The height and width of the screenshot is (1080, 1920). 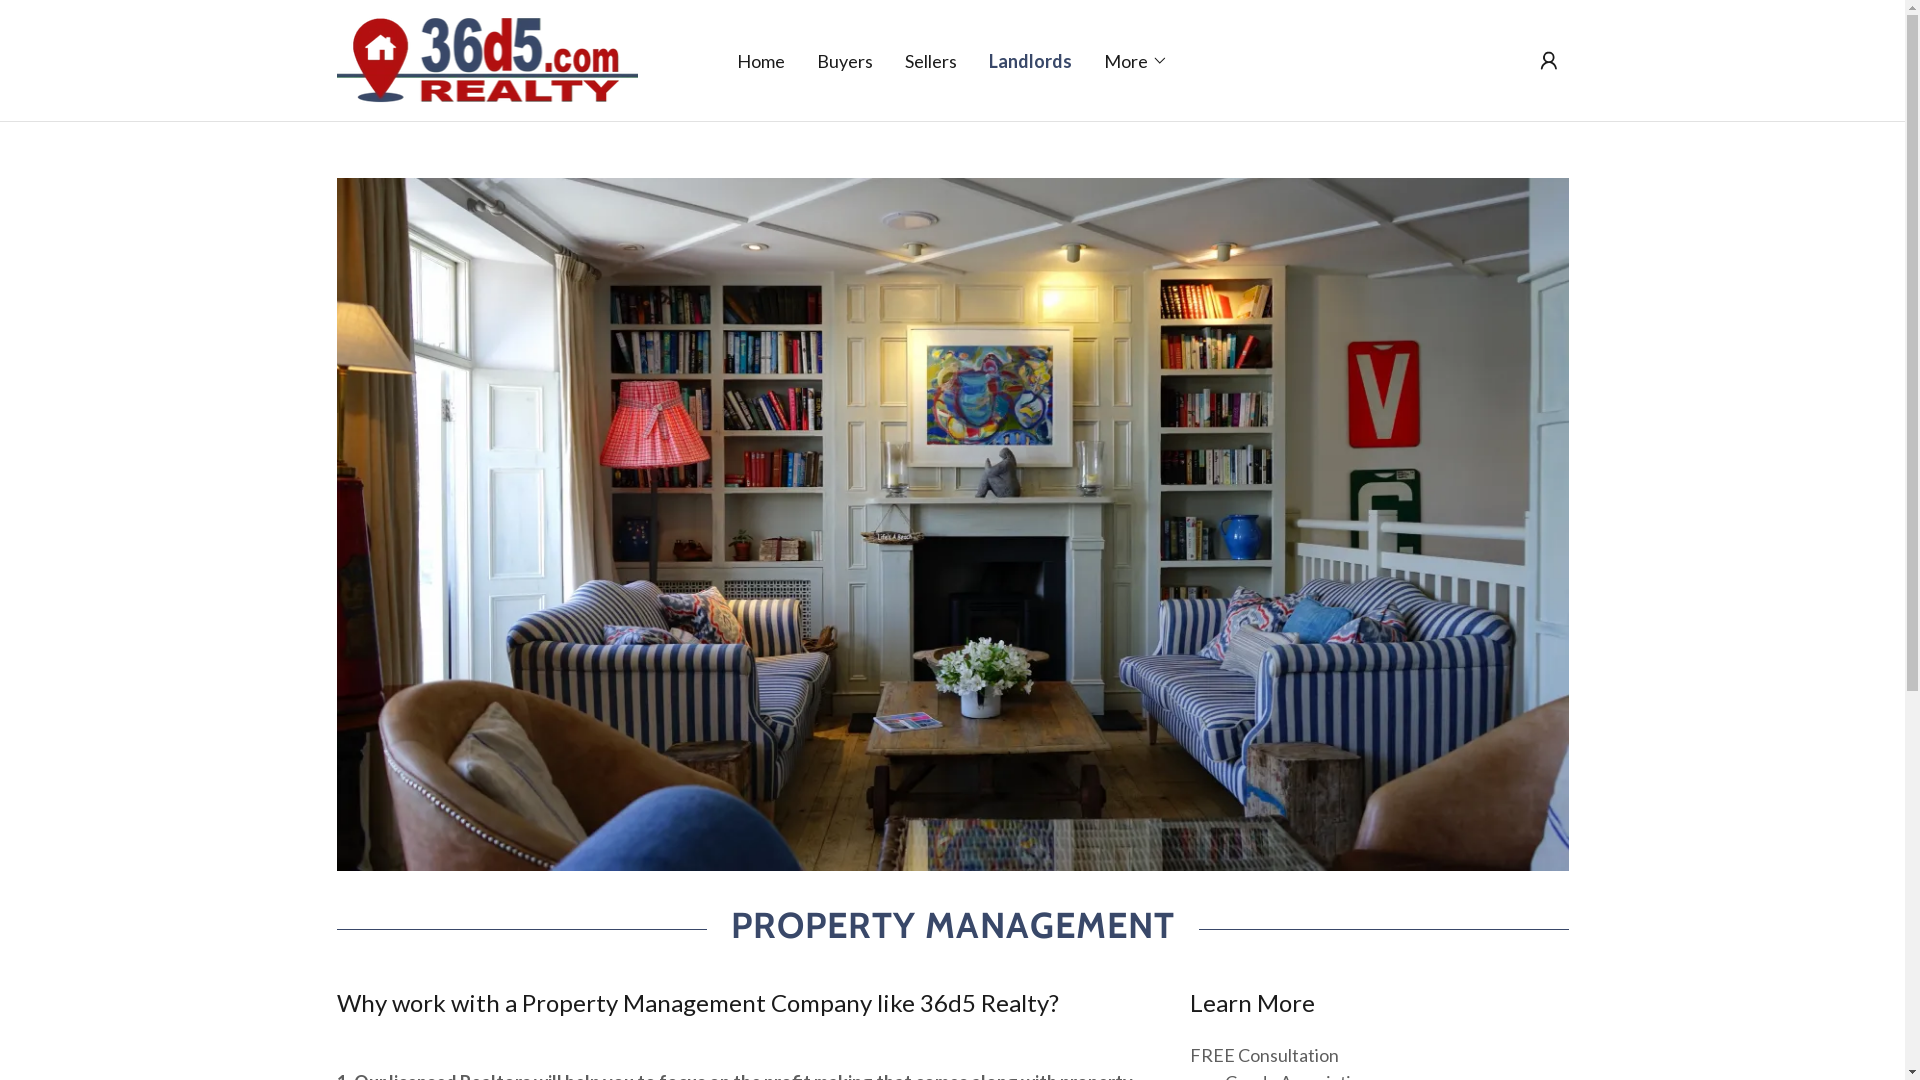 I want to click on 'Buyers', so click(x=844, y=59).